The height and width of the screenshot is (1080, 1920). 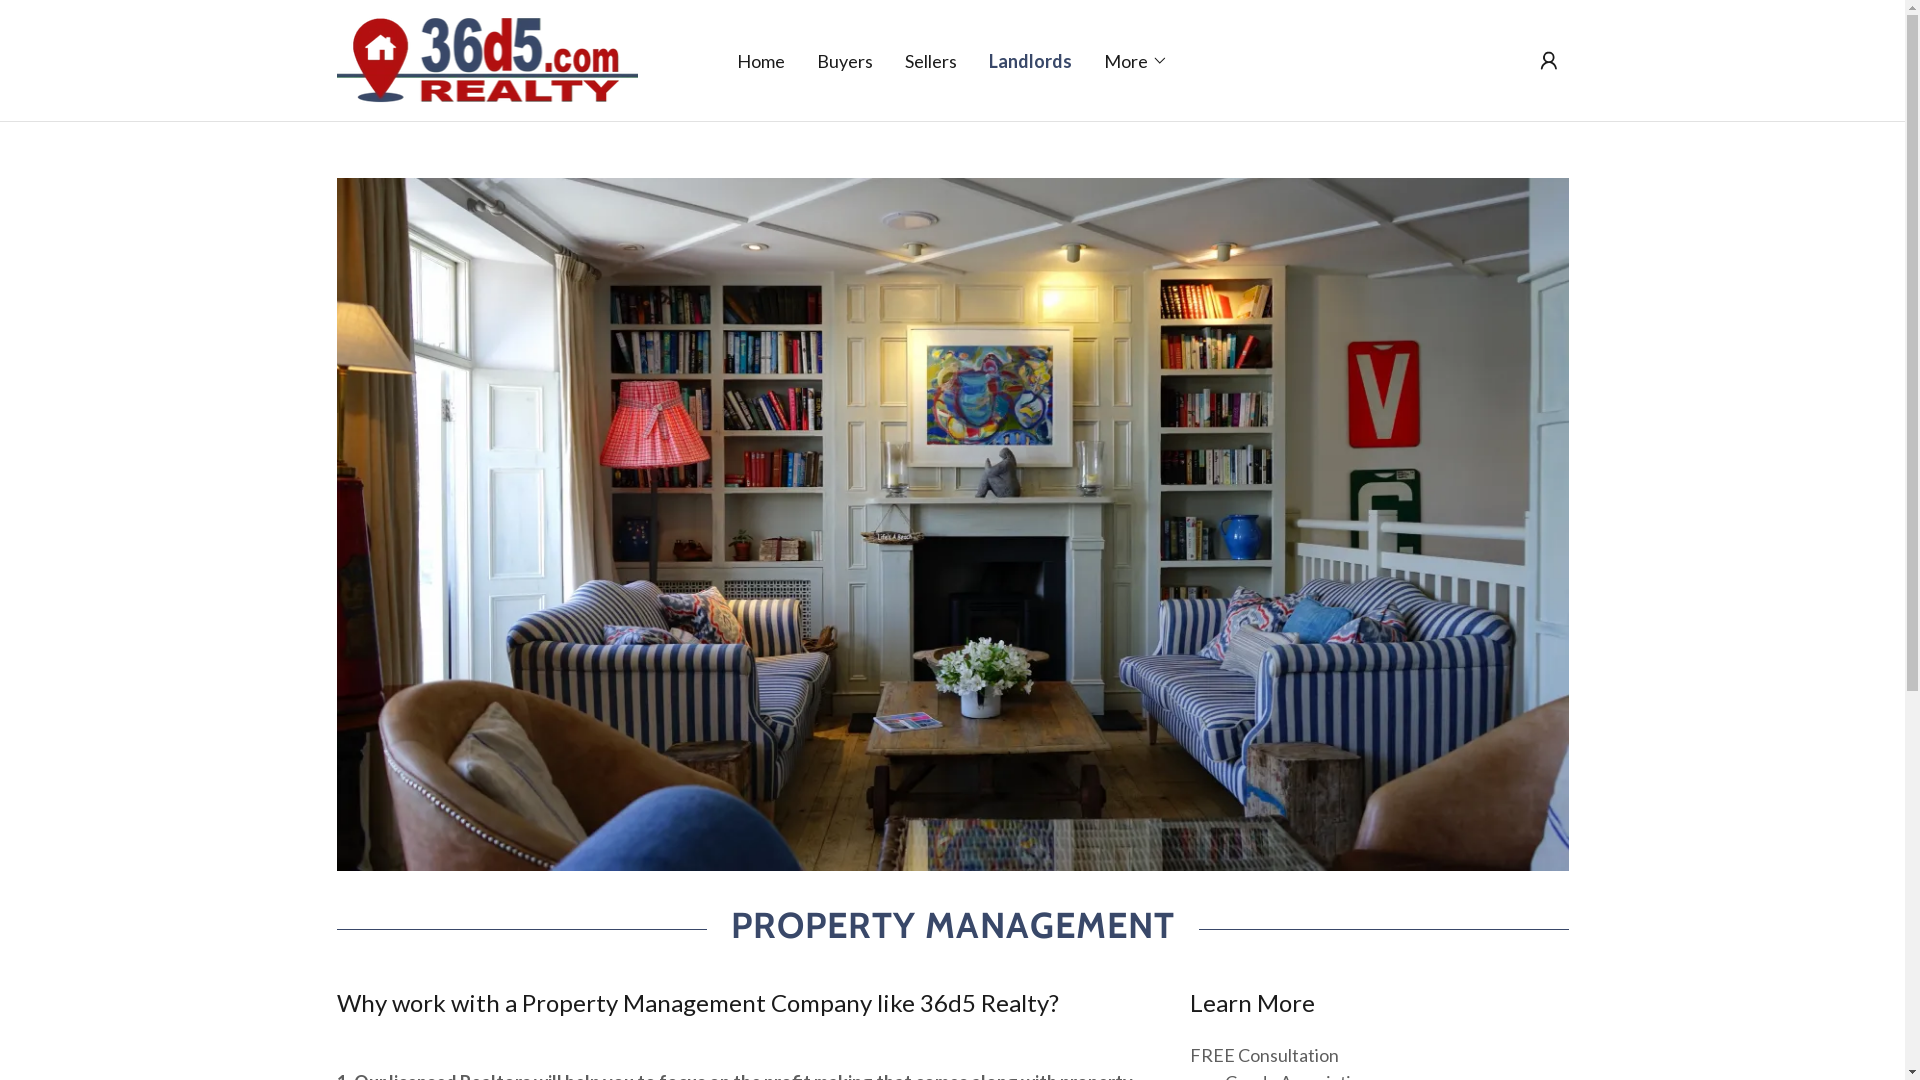 I want to click on 'Buyers', so click(x=844, y=59).